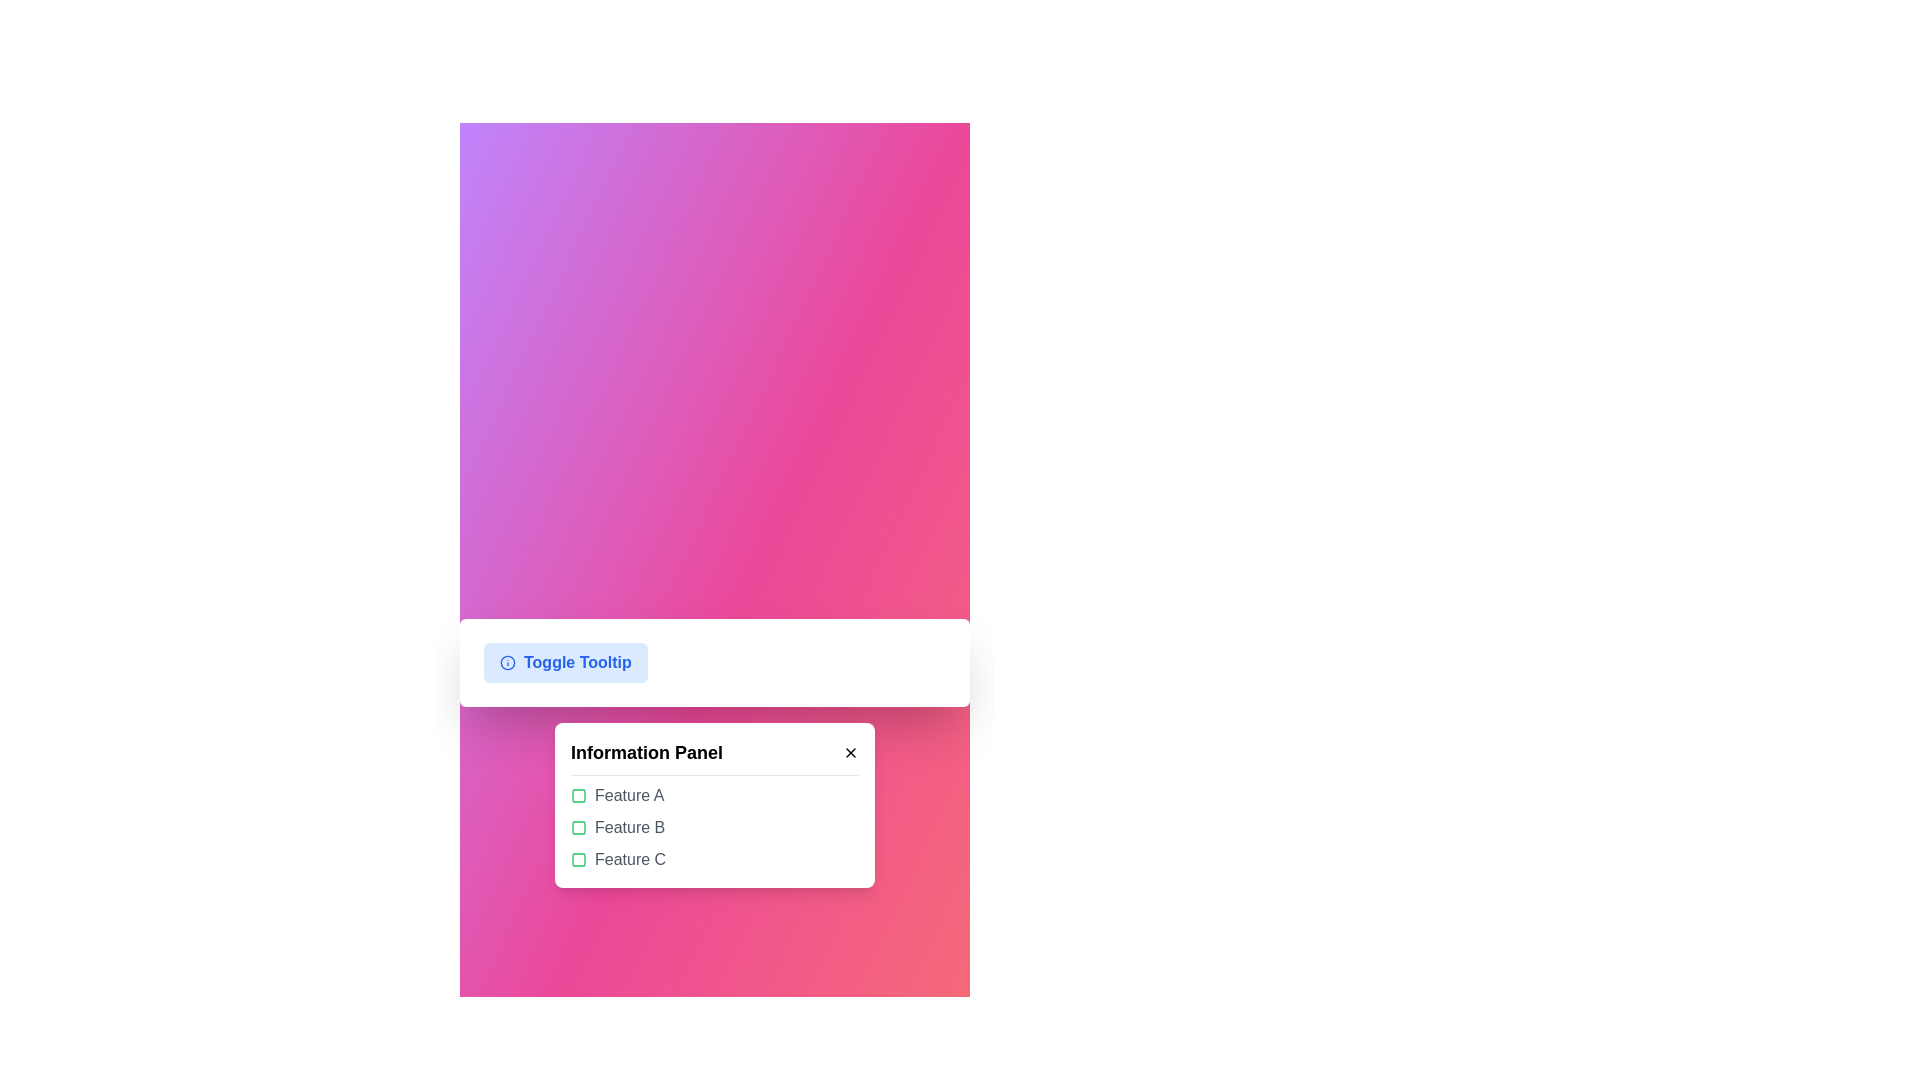 This screenshot has width=1920, height=1080. I want to click on the close button represented by an 'X' icon located at the top-right corner of the 'Information Panel', so click(850, 752).